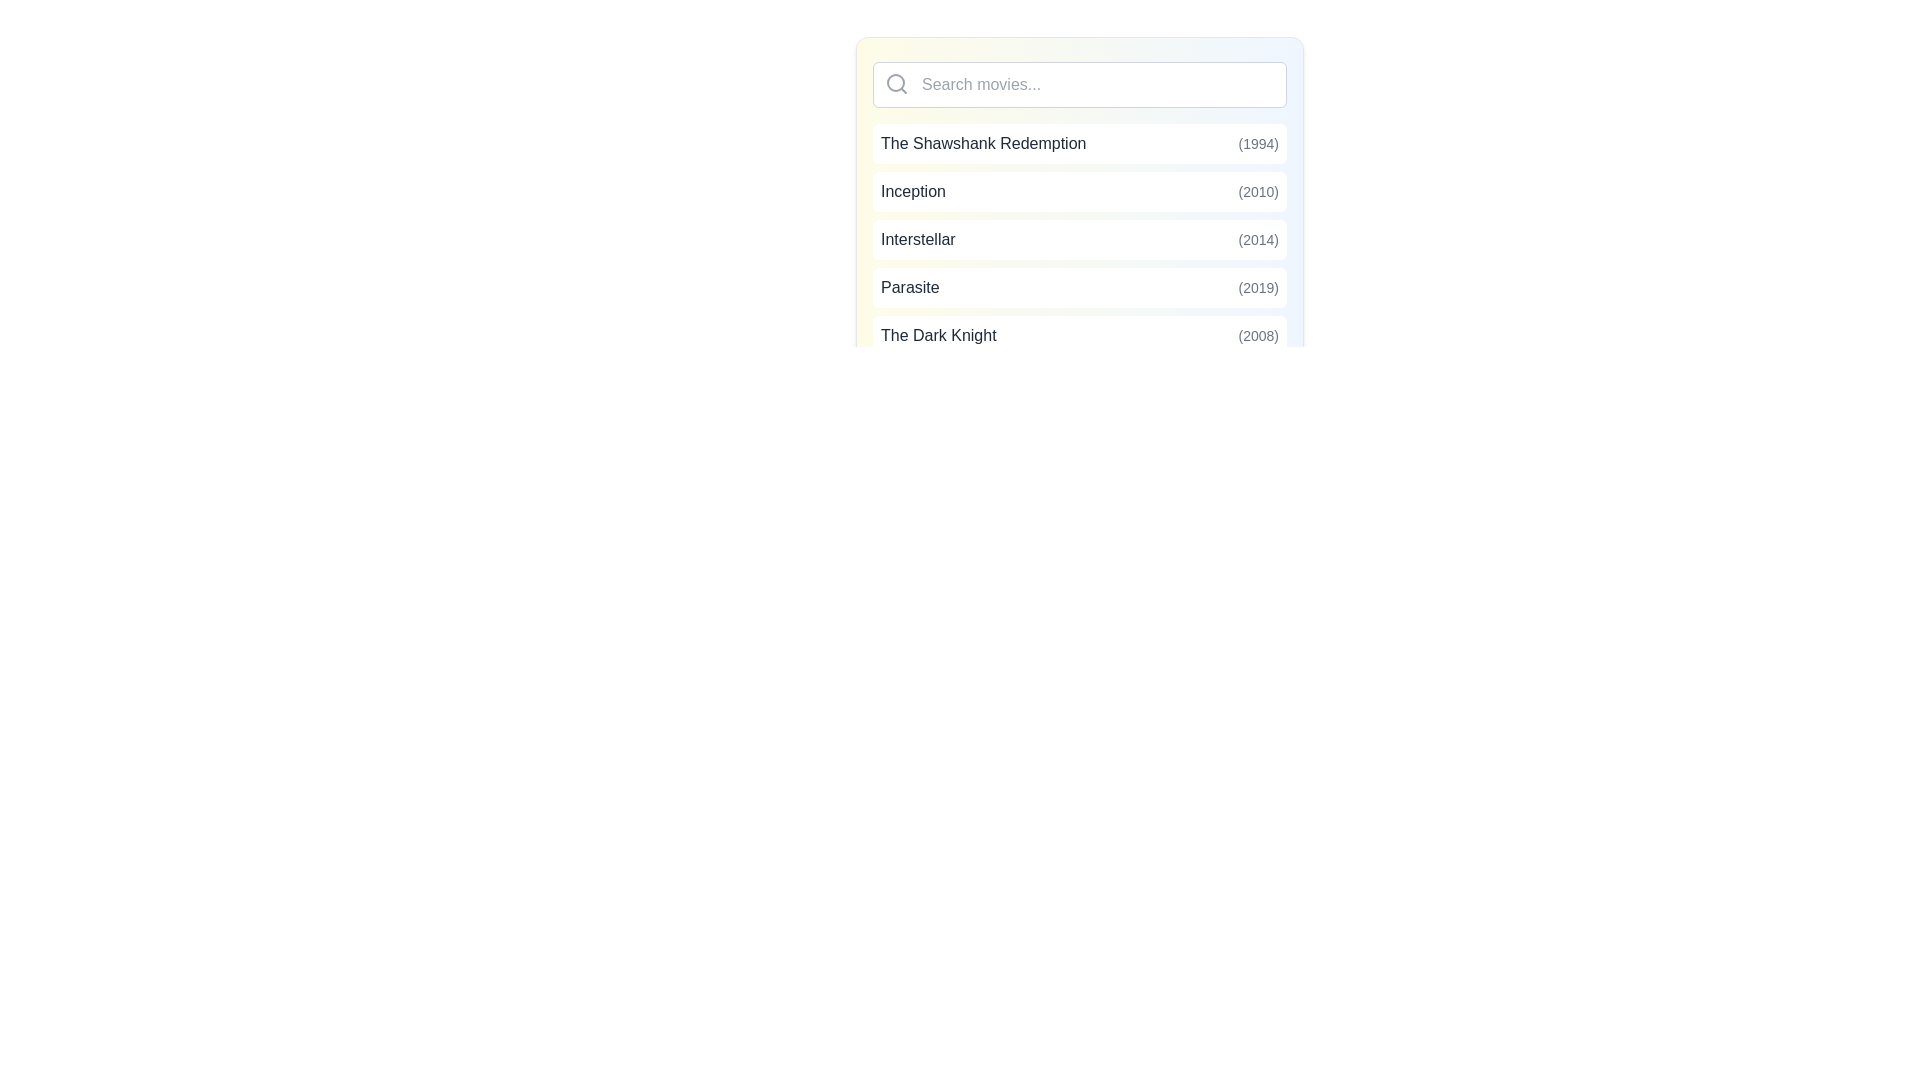 Image resolution: width=1920 pixels, height=1080 pixels. I want to click on text label that displays 'The Dark Knight' in dark gray color, positioned in the fifth item of a vertical list of movie titles, so click(937, 334).